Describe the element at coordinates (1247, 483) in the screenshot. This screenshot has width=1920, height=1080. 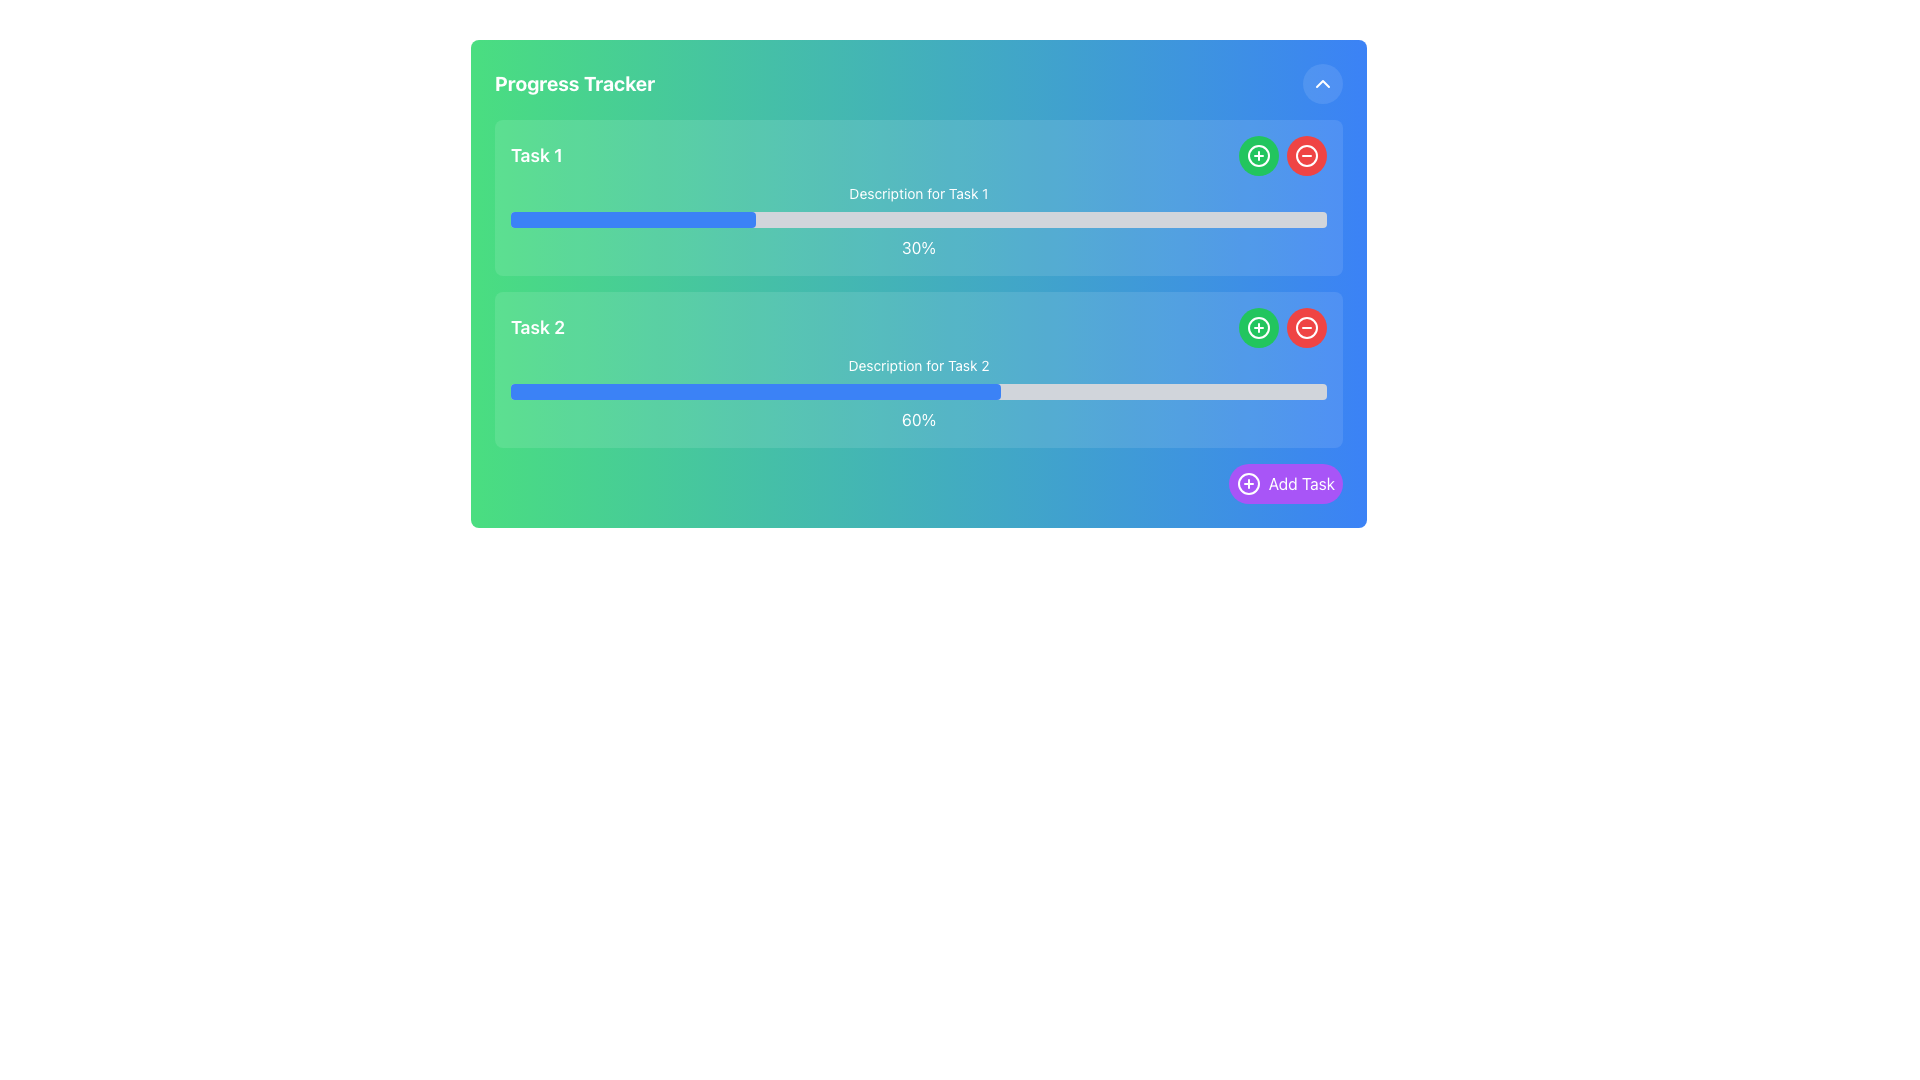
I see `the circular icon with a plus symbol in the center, located within the 'Add Task' button on a purple background` at that location.